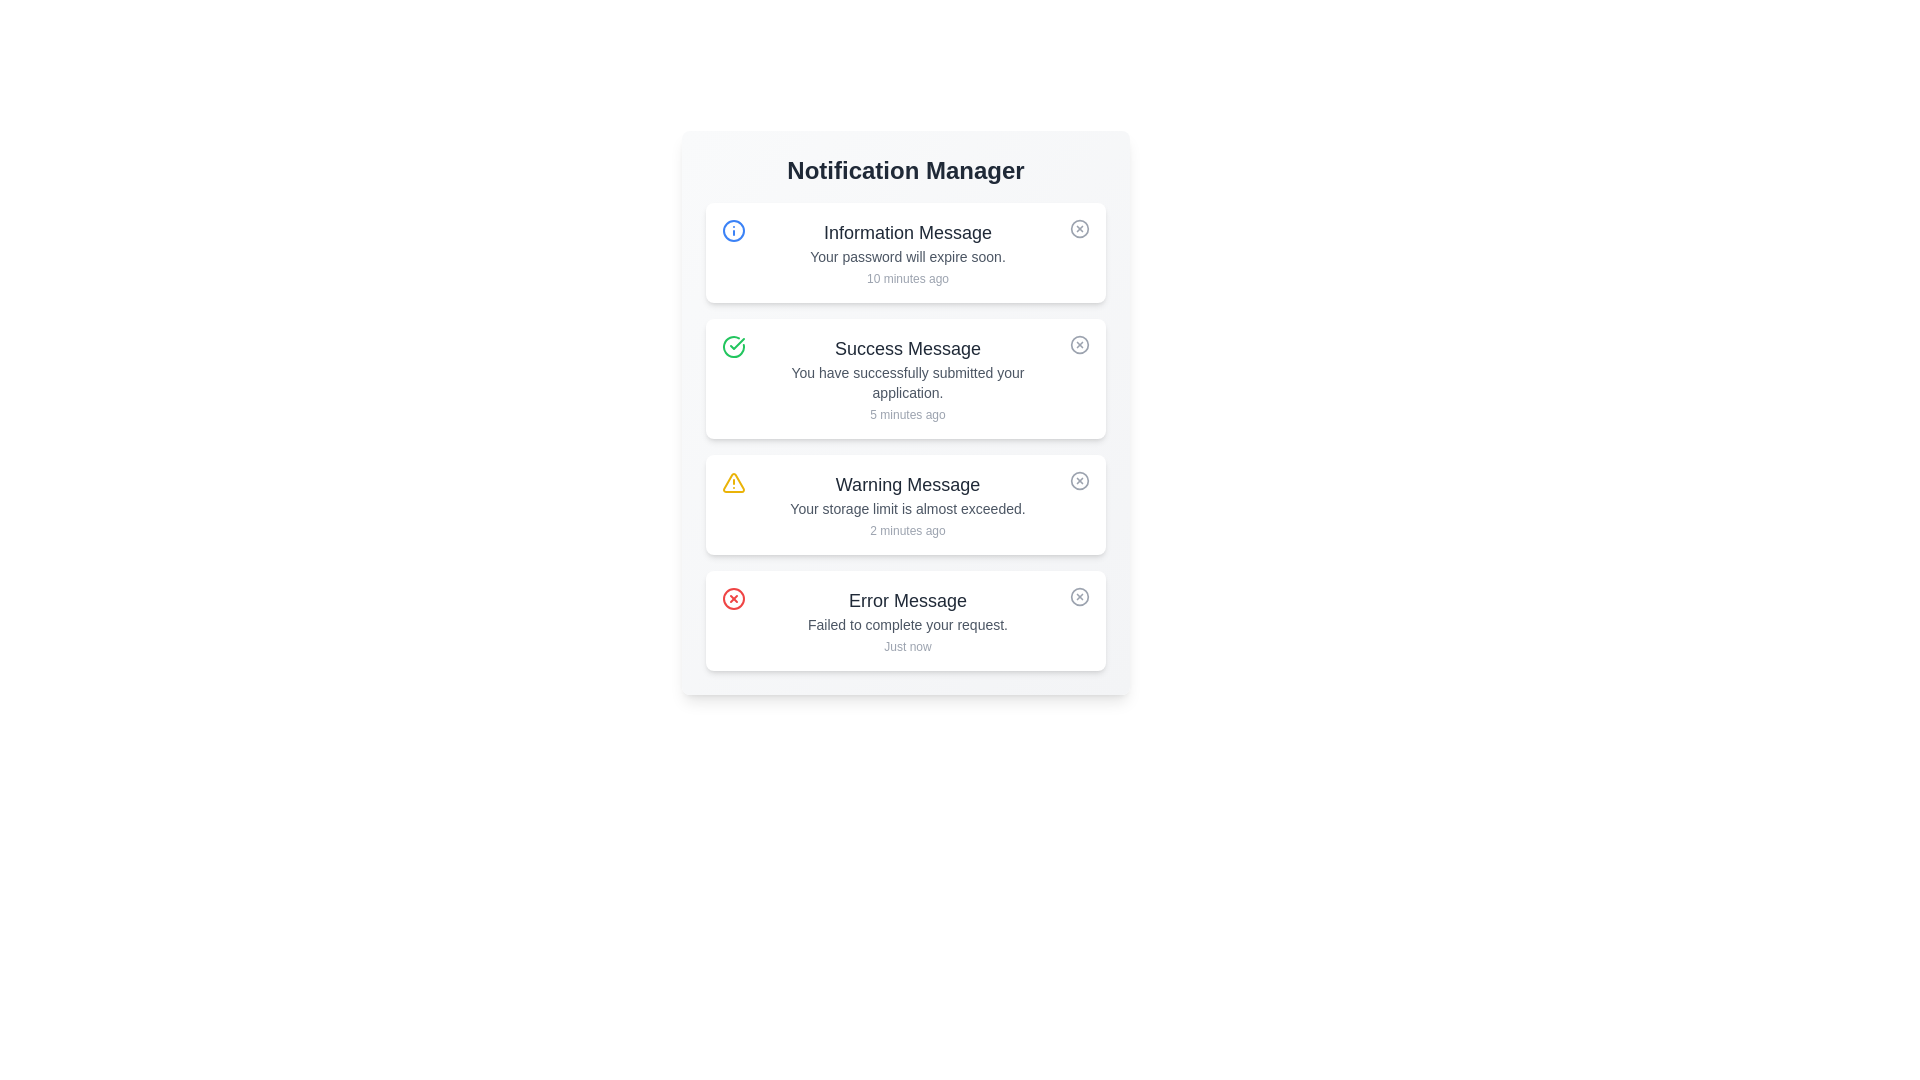 The image size is (1920, 1080). I want to click on the decorative part of the 'close' icon for the 'Error Message' notification, which is positioned within a red-bordered 'X' icon at the far-right of the notification card, so click(733, 597).